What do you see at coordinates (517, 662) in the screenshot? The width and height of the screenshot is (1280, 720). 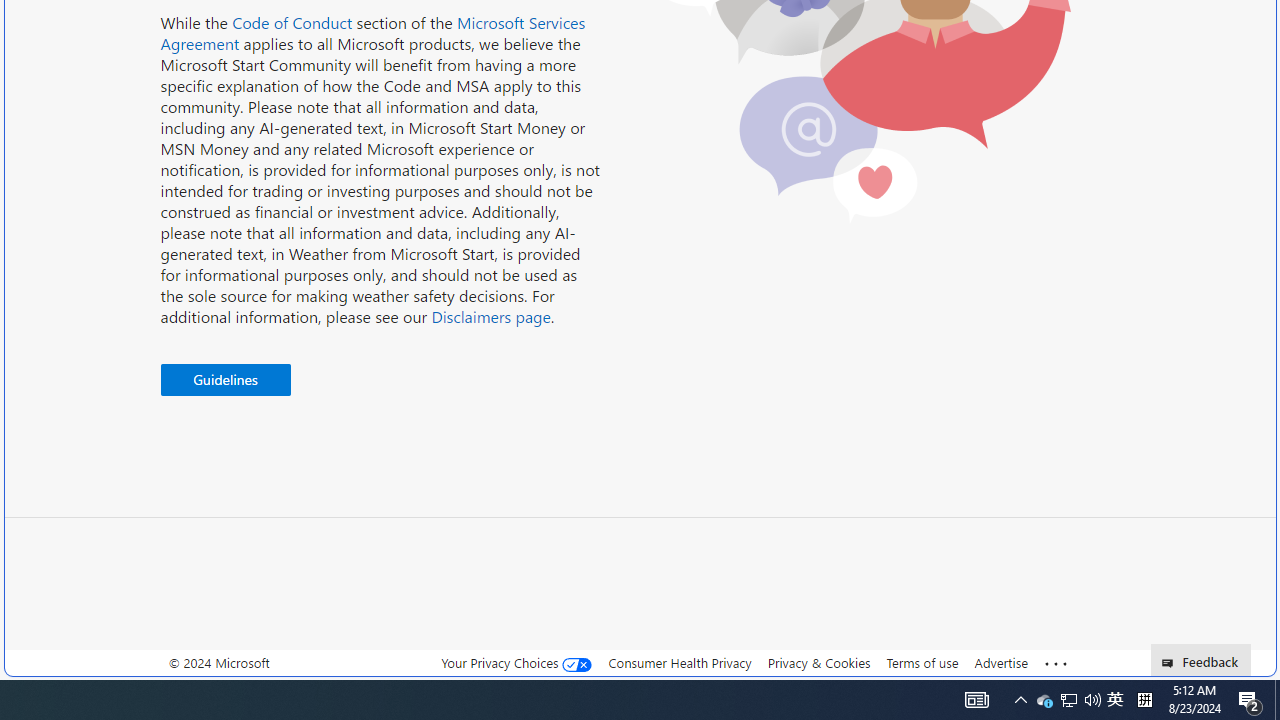 I see `'Your Privacy Choices'` at bounding box center [517, 662].